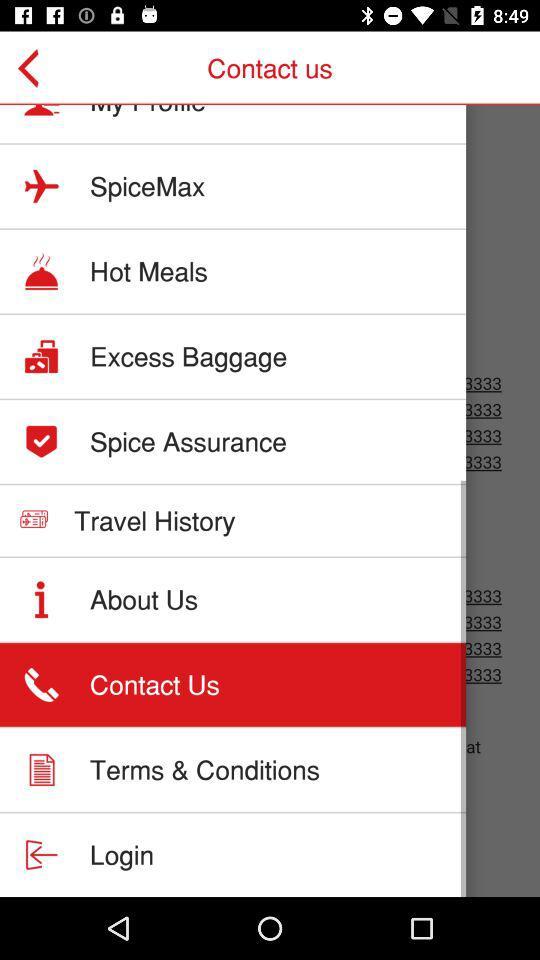 This screenshot has height=960, width=540. Describe the element at coordinates (143, 599) in the screenshot. I see `icon above contact us item` at that location.